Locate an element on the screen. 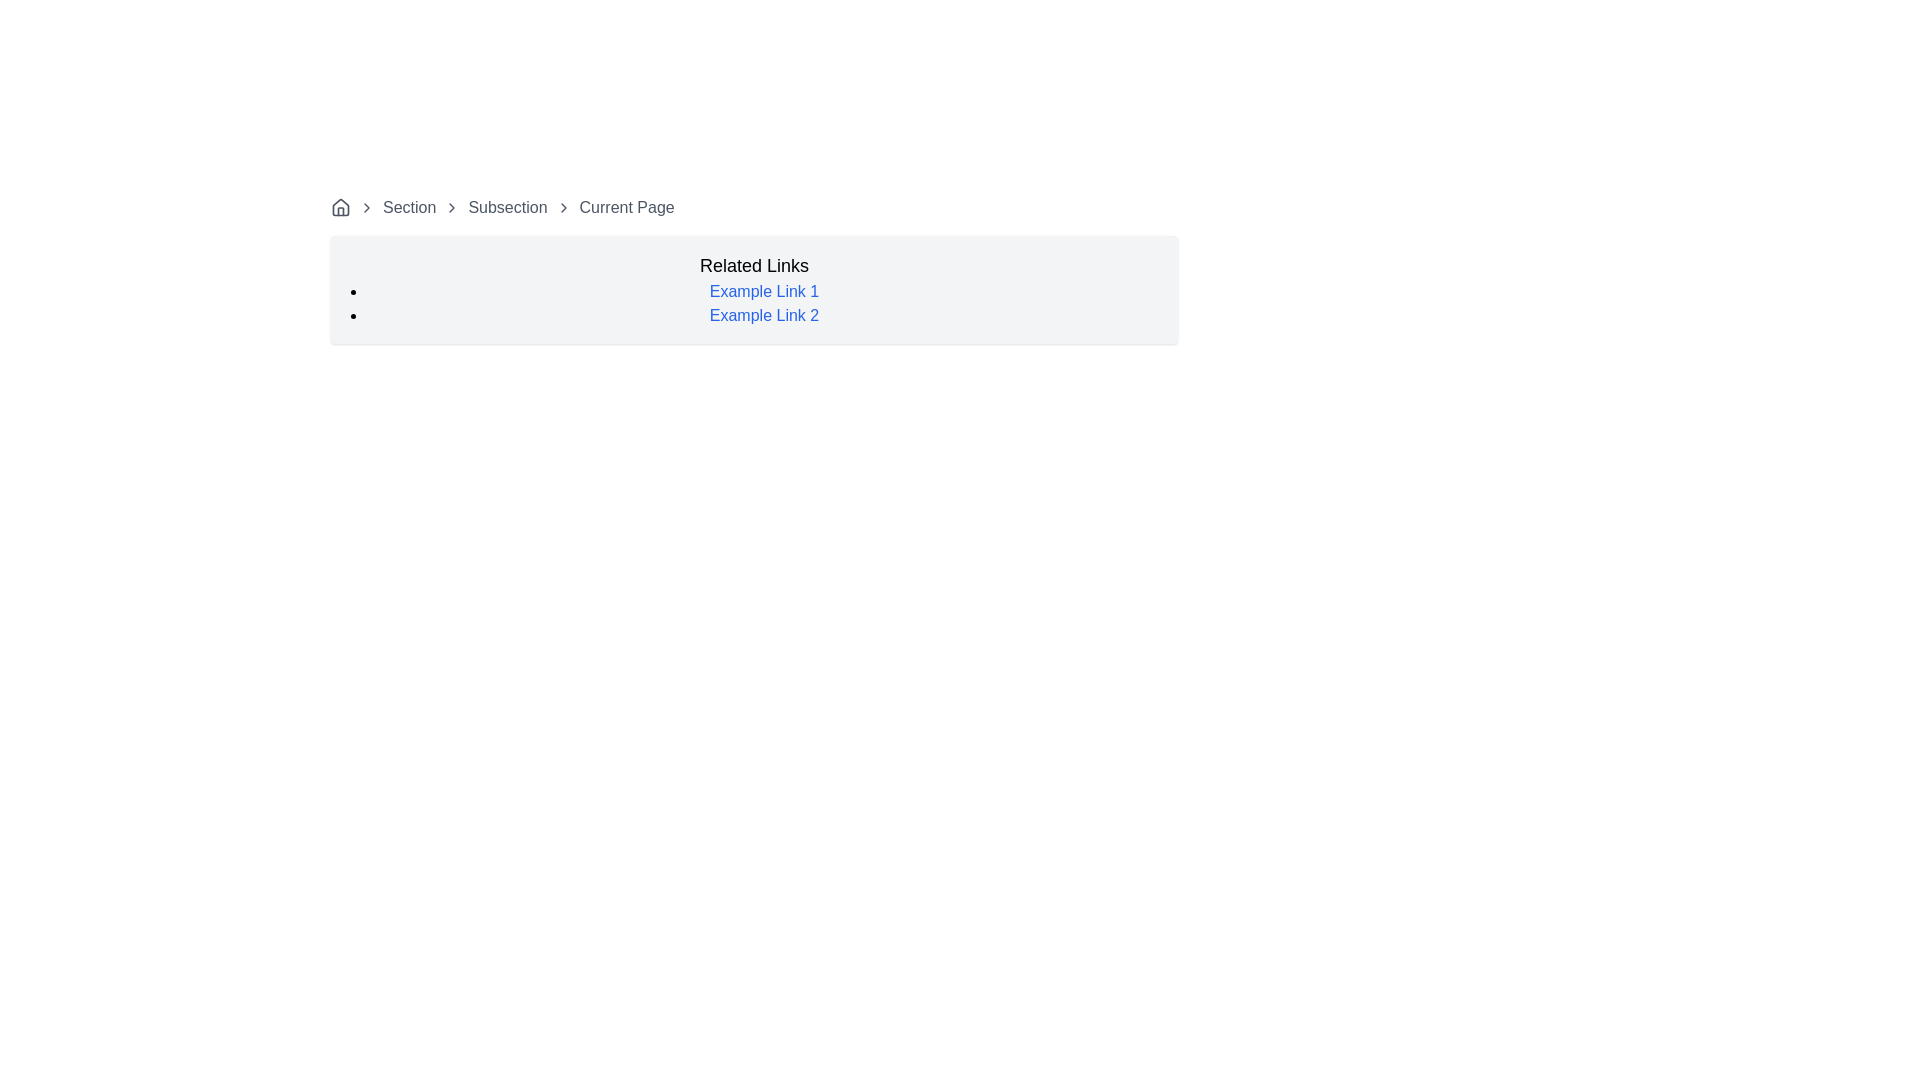 The image size is (1920, 1080). the first hyperlink under the 'Related Links' heading is located at coordinates (763, 291).